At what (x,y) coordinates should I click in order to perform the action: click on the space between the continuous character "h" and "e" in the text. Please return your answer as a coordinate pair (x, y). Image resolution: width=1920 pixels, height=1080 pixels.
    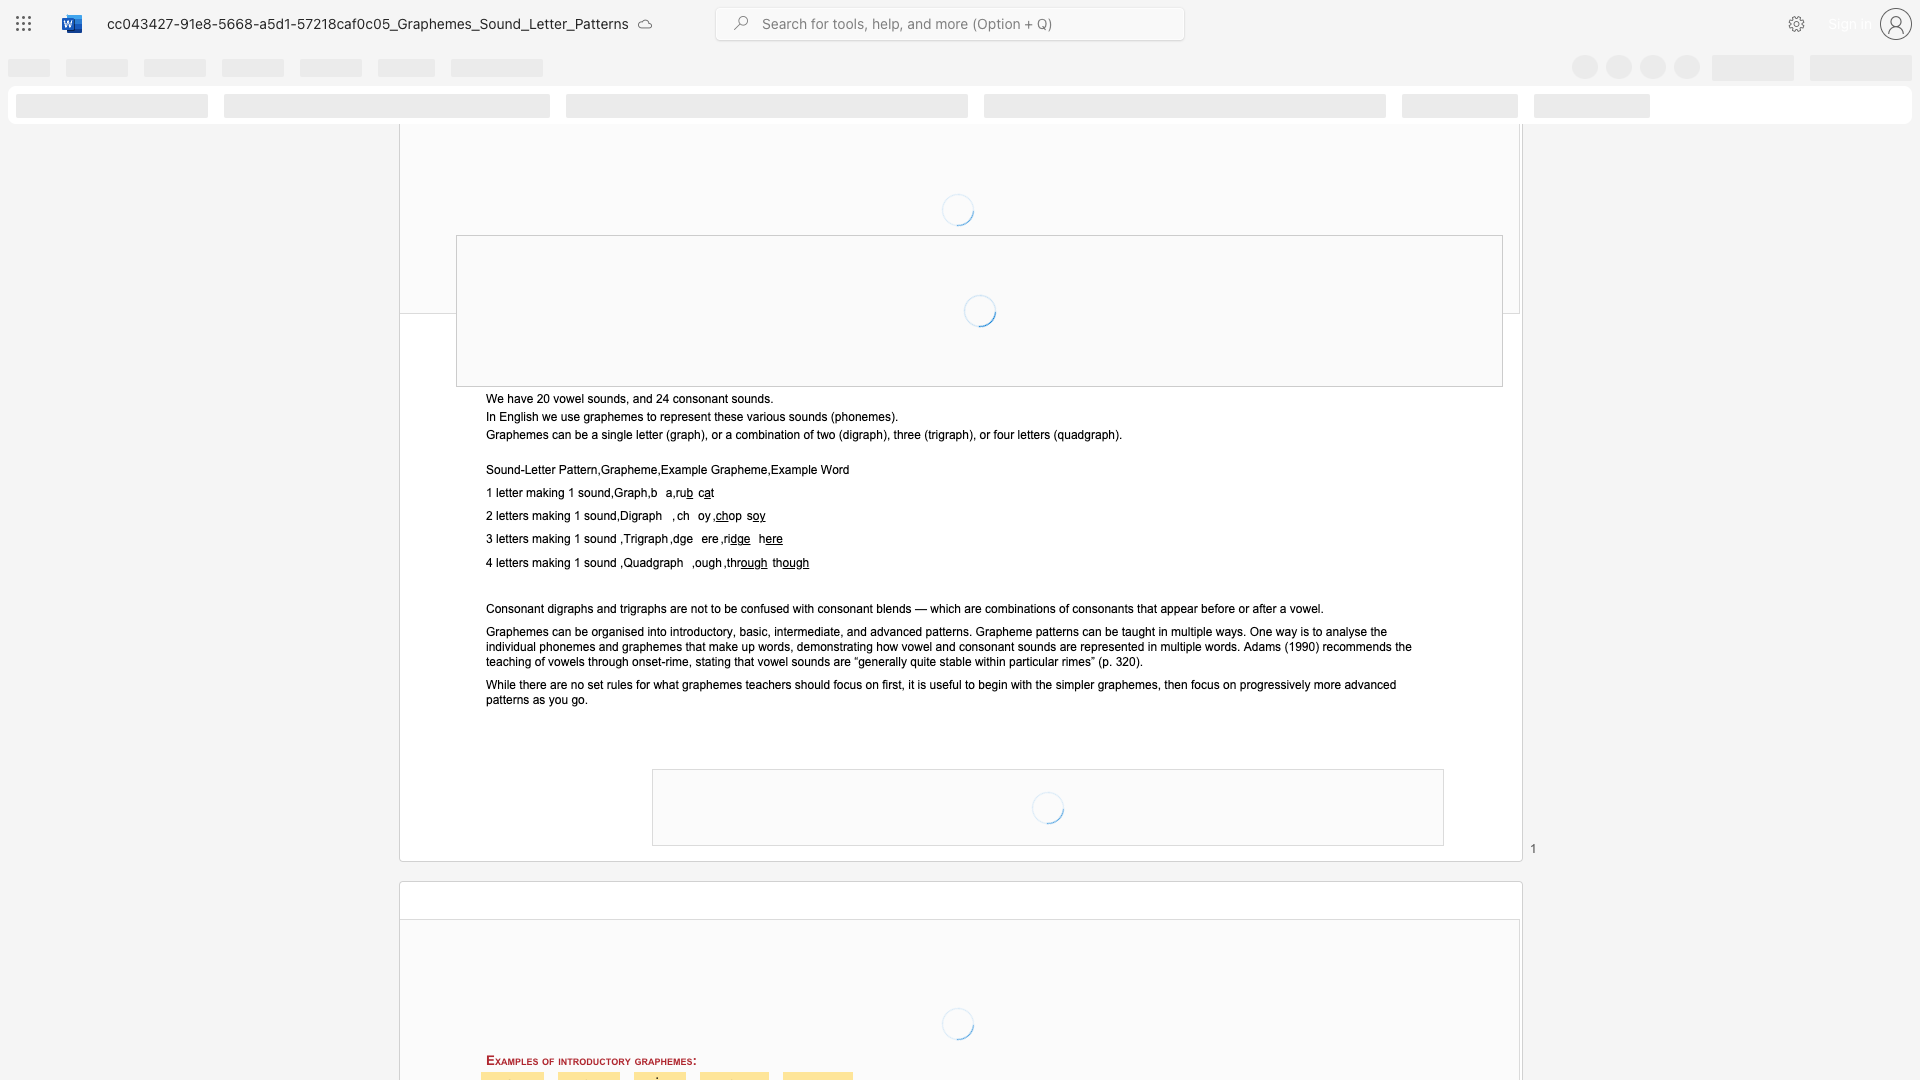
    Looking at the image, I should click on (519, 433).